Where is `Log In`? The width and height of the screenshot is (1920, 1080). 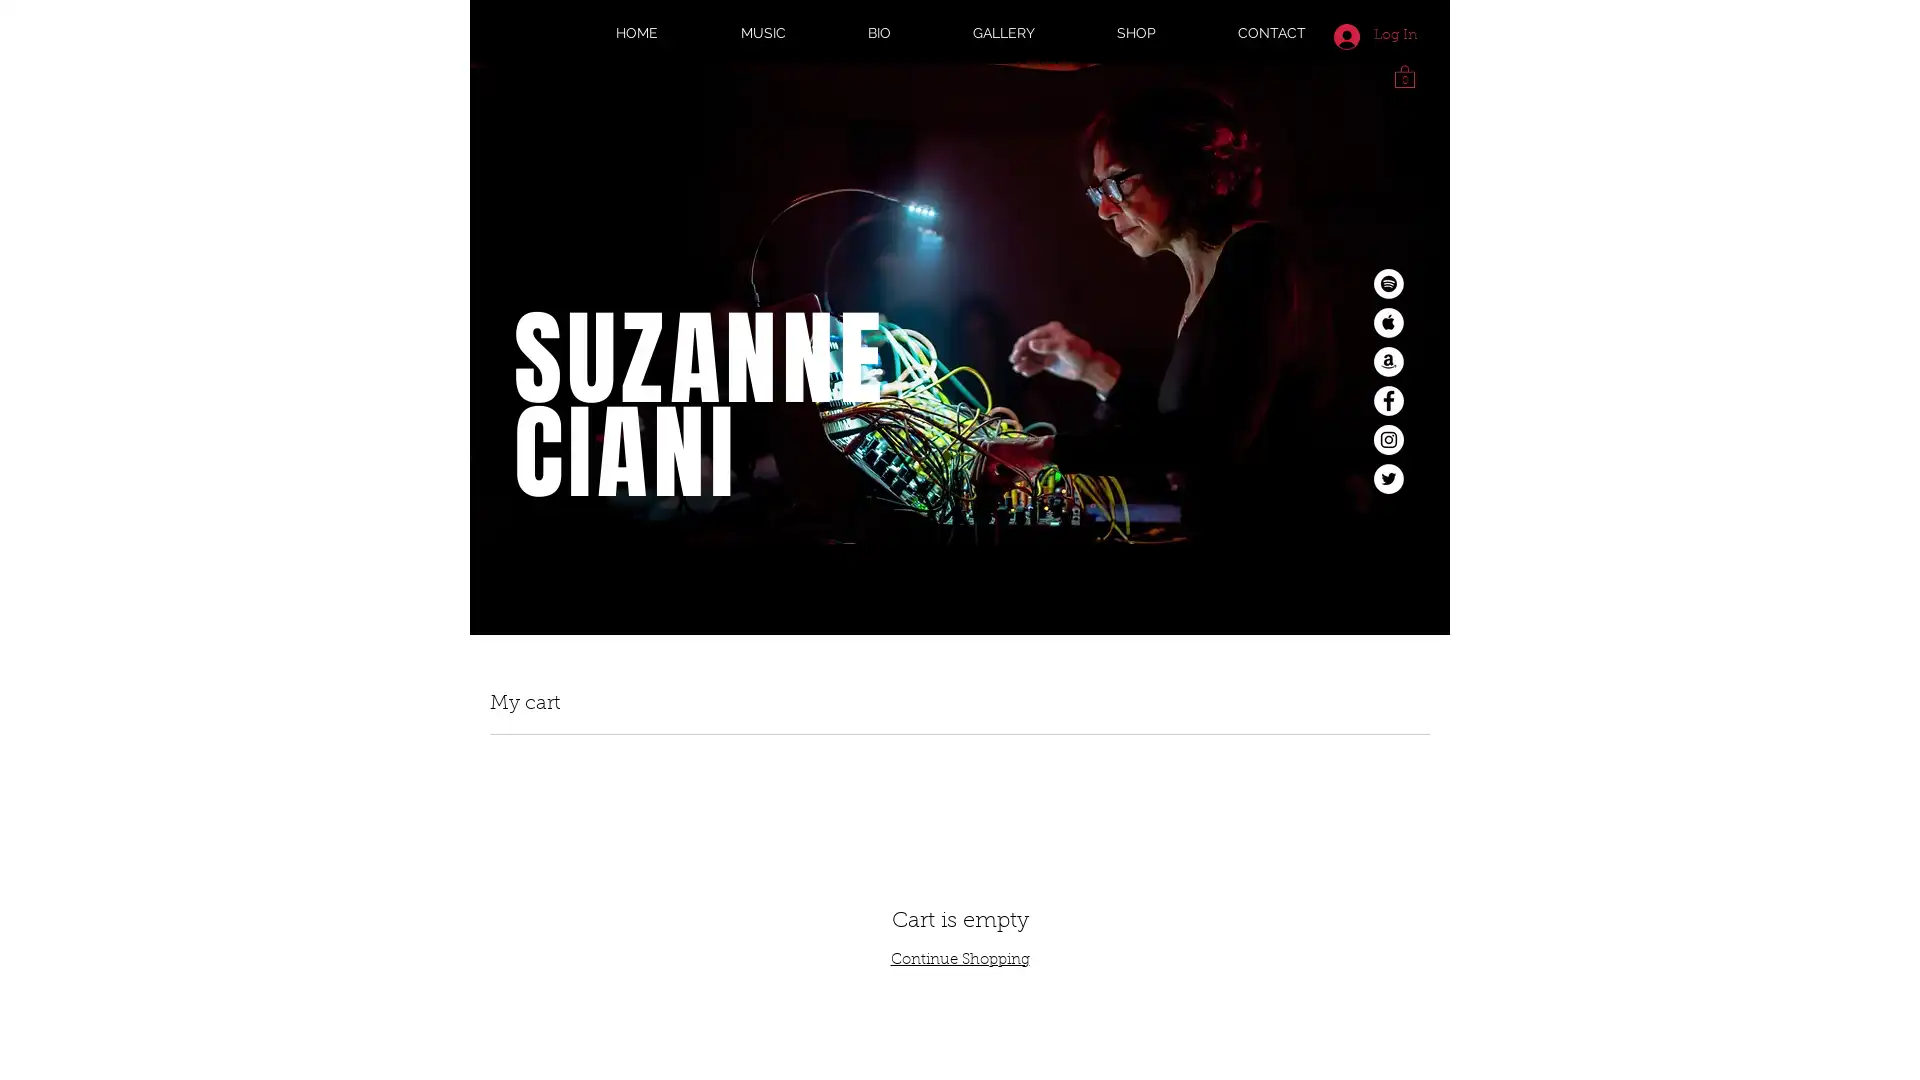
Log In is located at coordinates (1374, 35).